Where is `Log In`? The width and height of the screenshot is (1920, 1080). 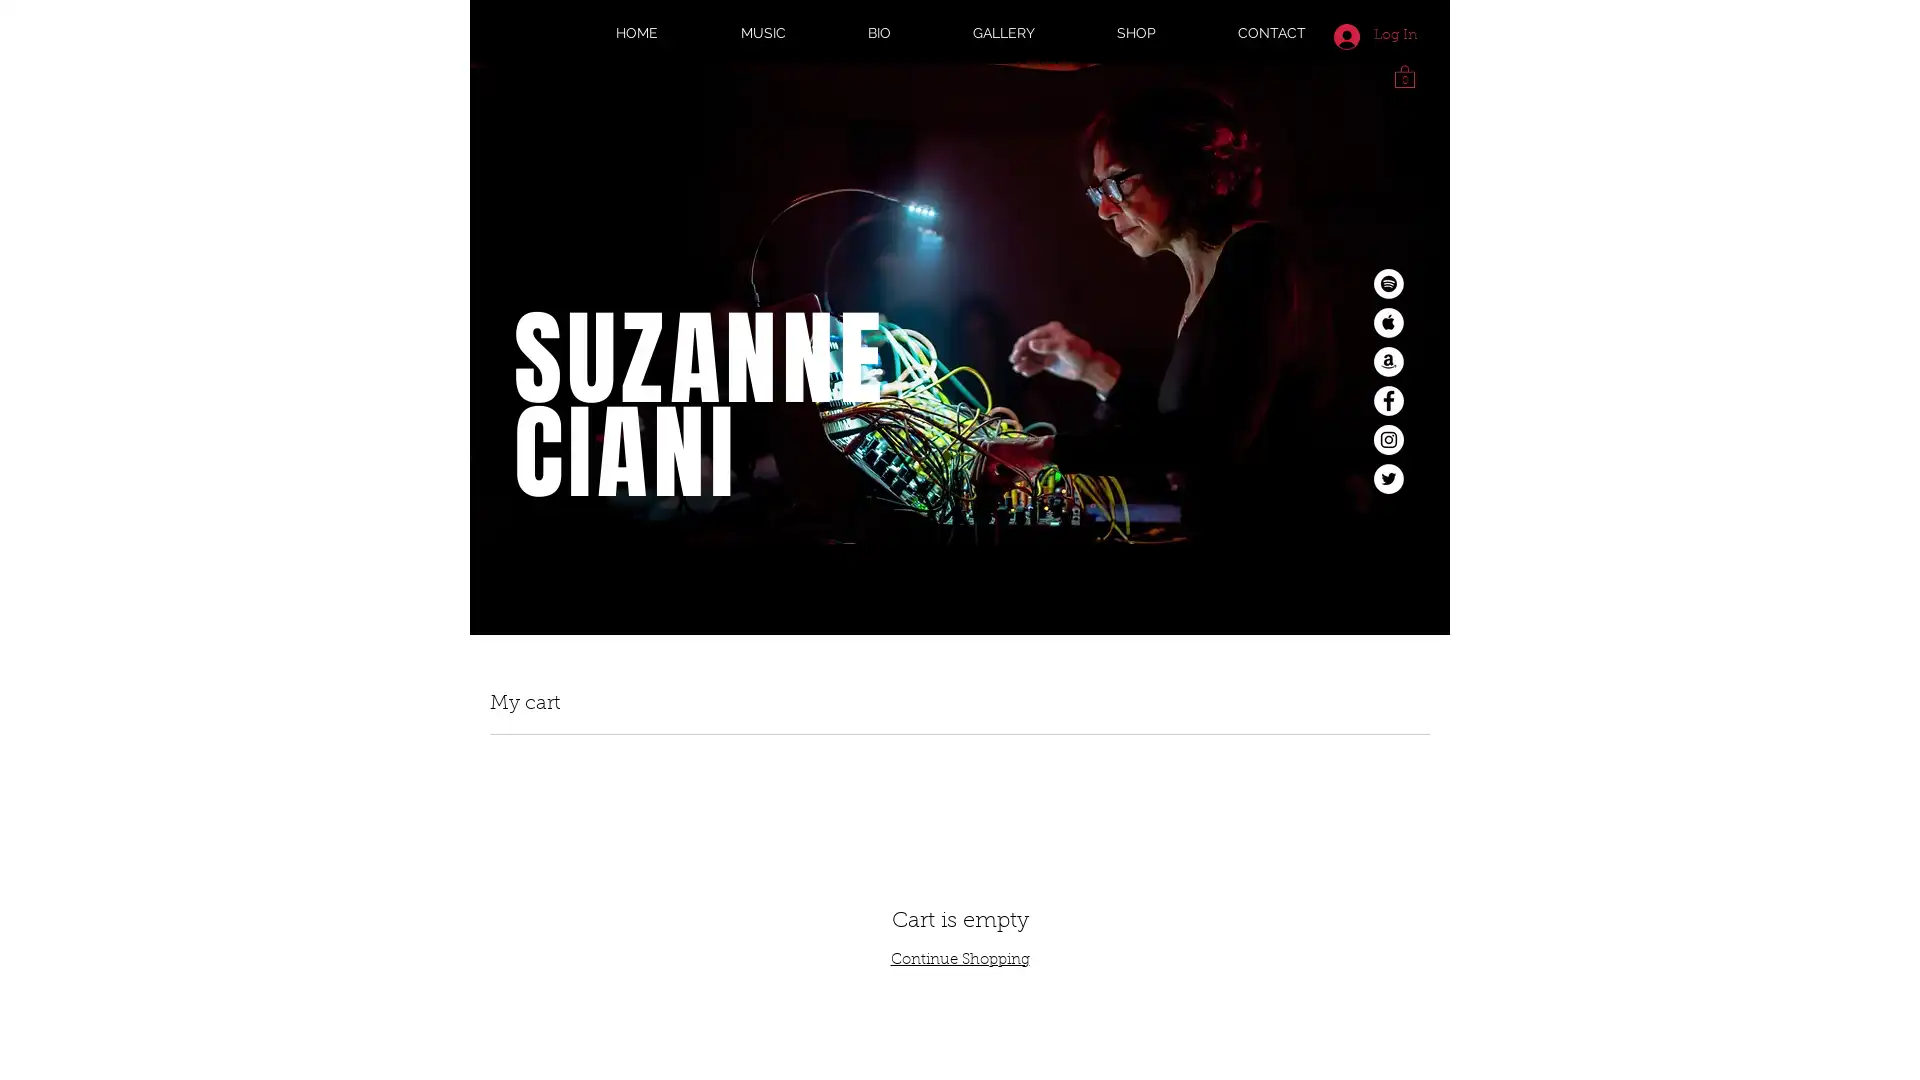
Log In is located at coordinates (1374, 35).